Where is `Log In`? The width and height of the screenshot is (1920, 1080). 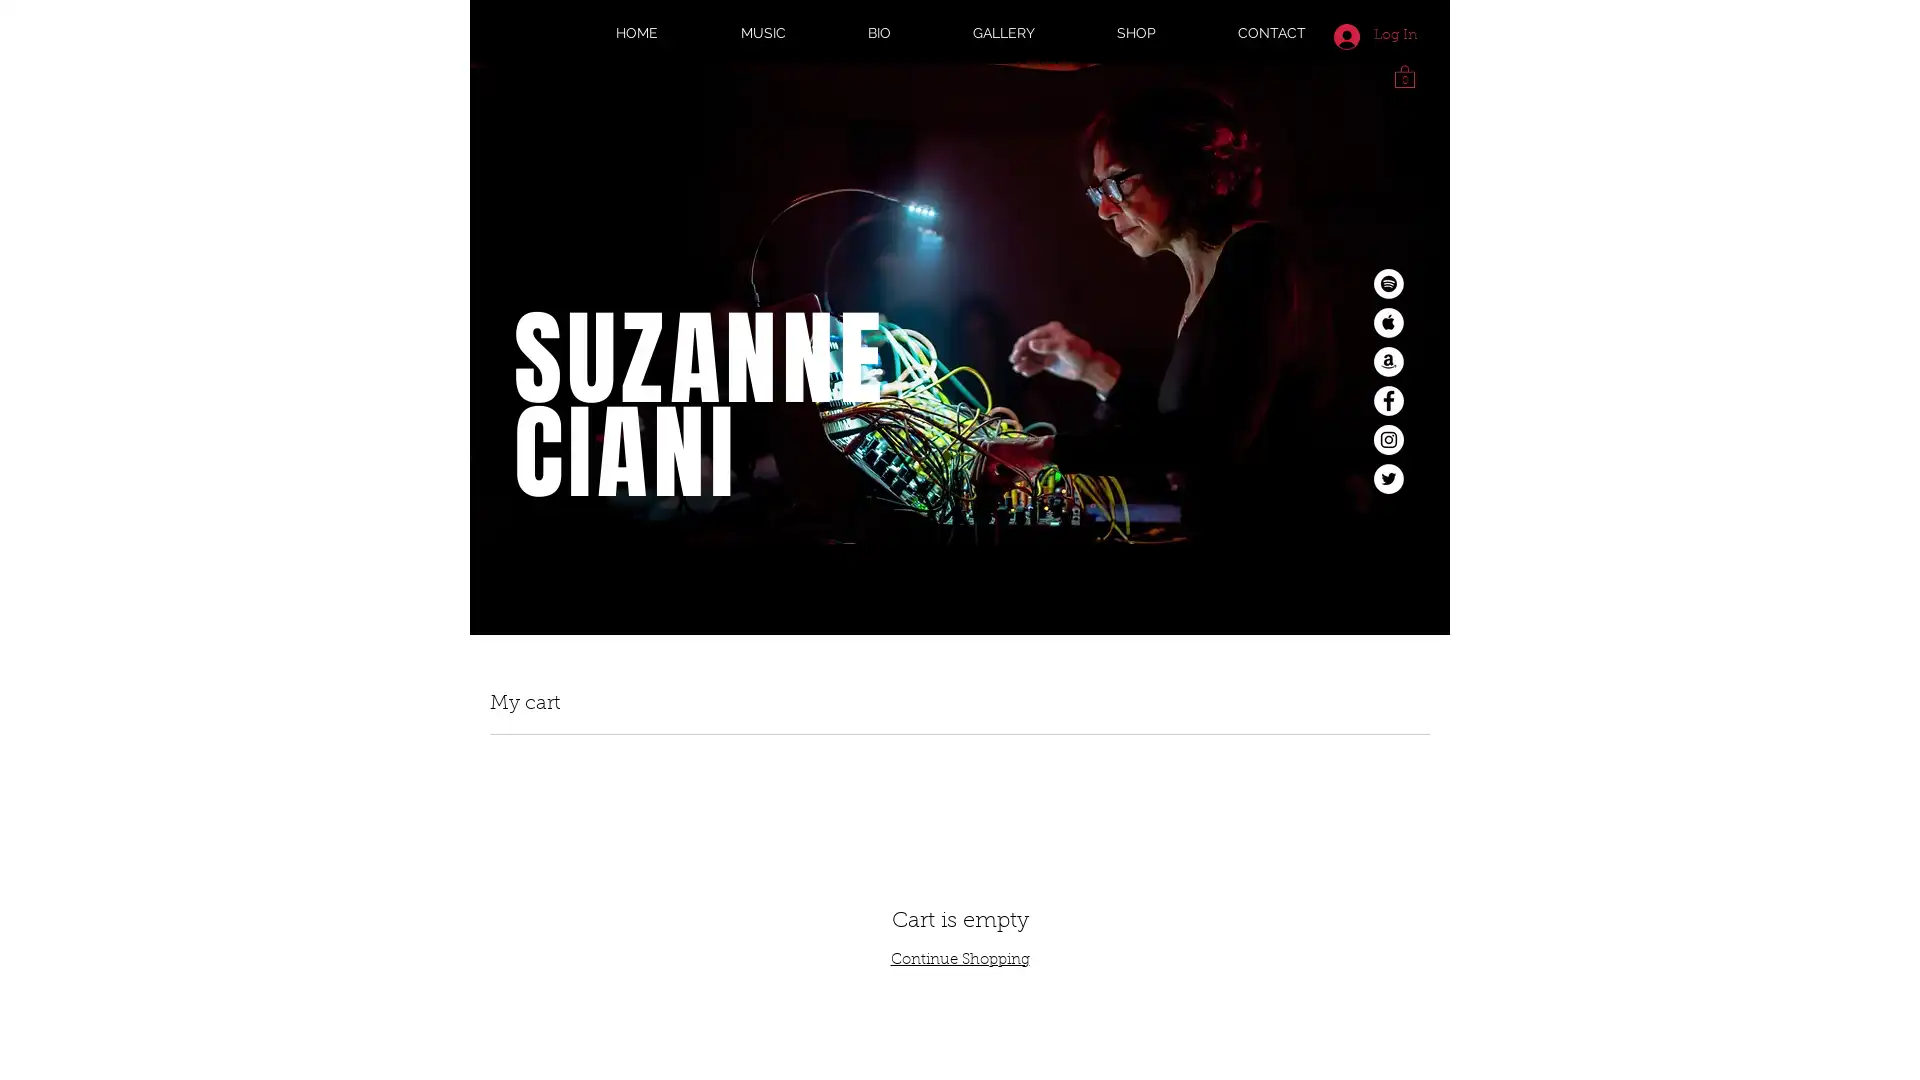
Log In is located at coordinates (1374, 35).